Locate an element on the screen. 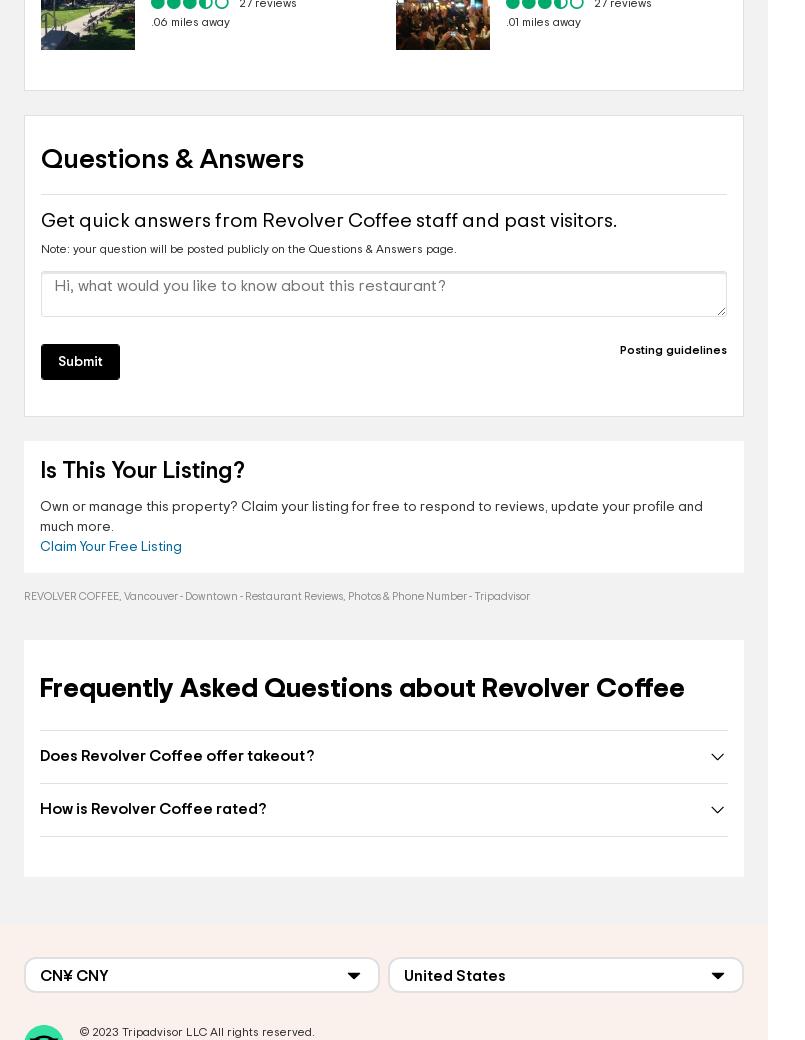  'CN¥ CNY' is located at coordinates (73, 975).